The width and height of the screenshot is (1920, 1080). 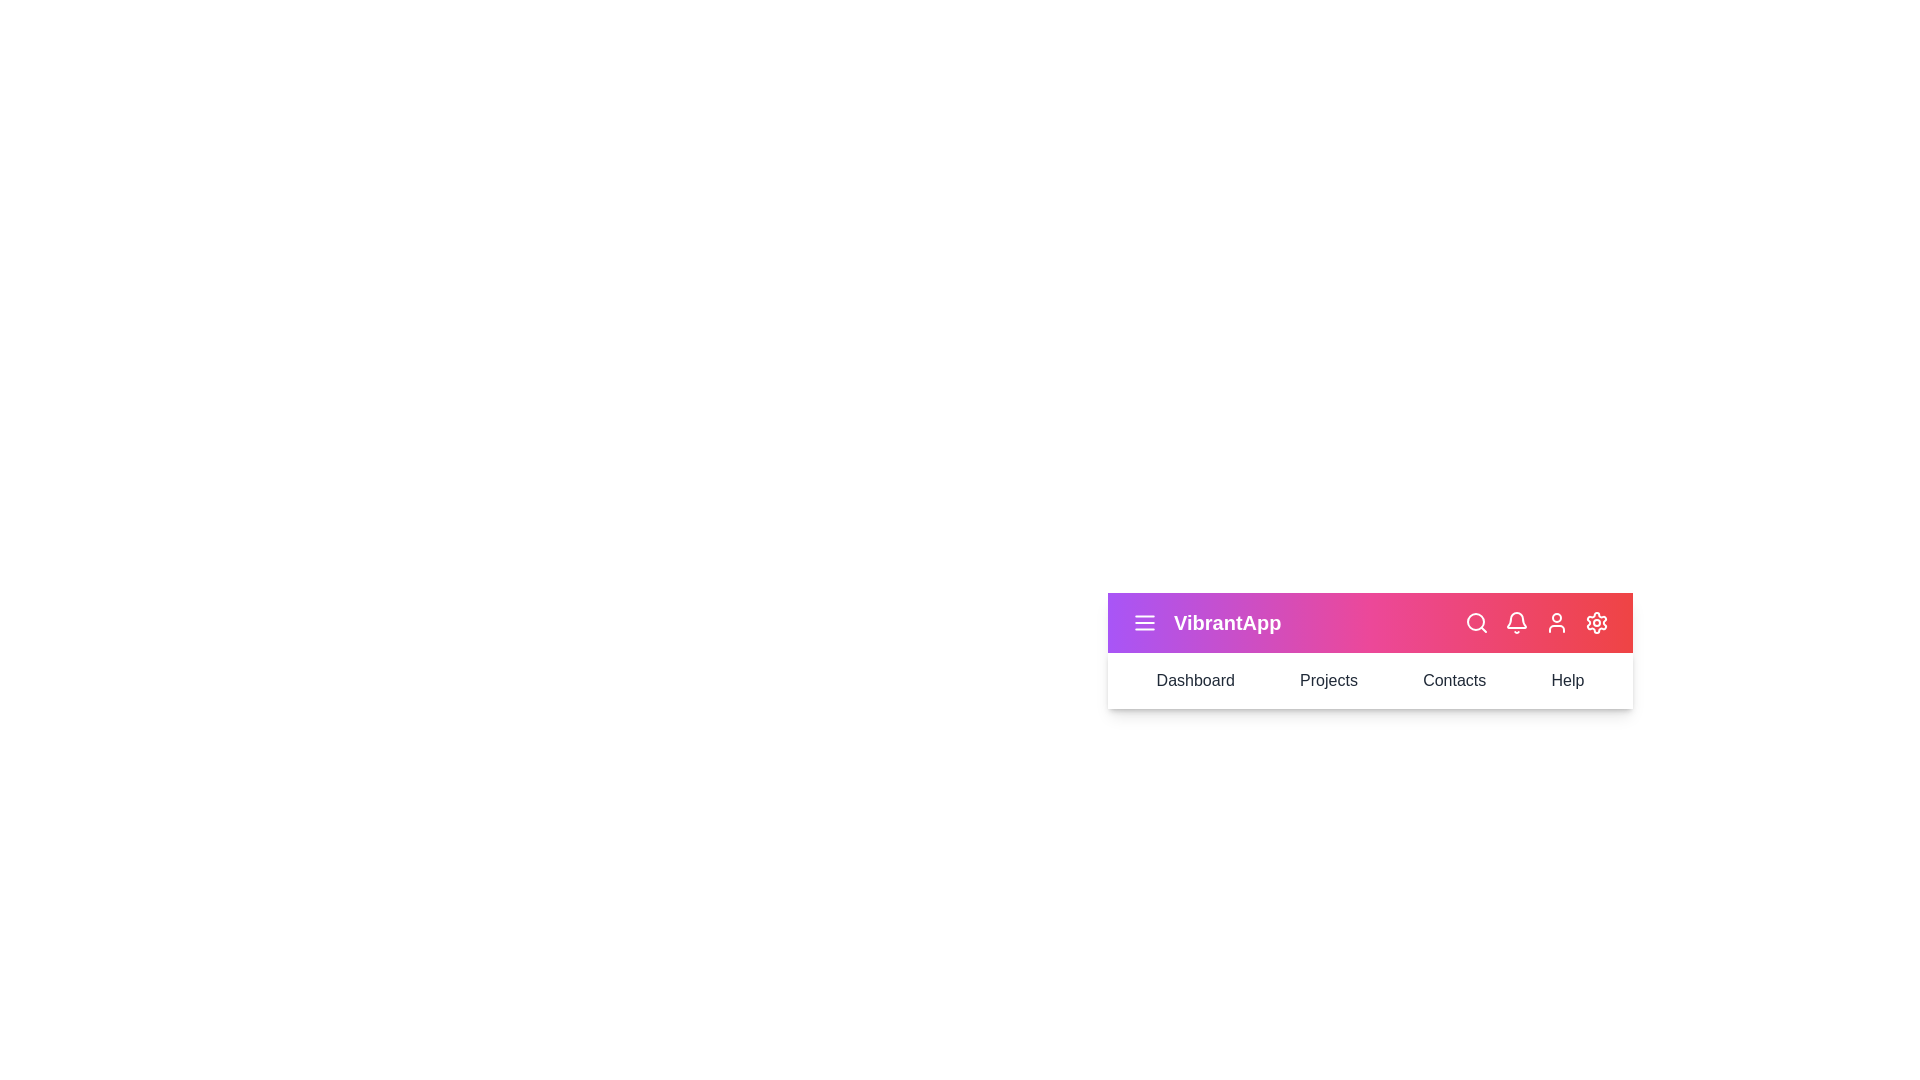 What do you see at coordinates (1145, 622) in the screenshot?
I see `the menu_icon to reveal its effect` at bounding box center [1145, 622].